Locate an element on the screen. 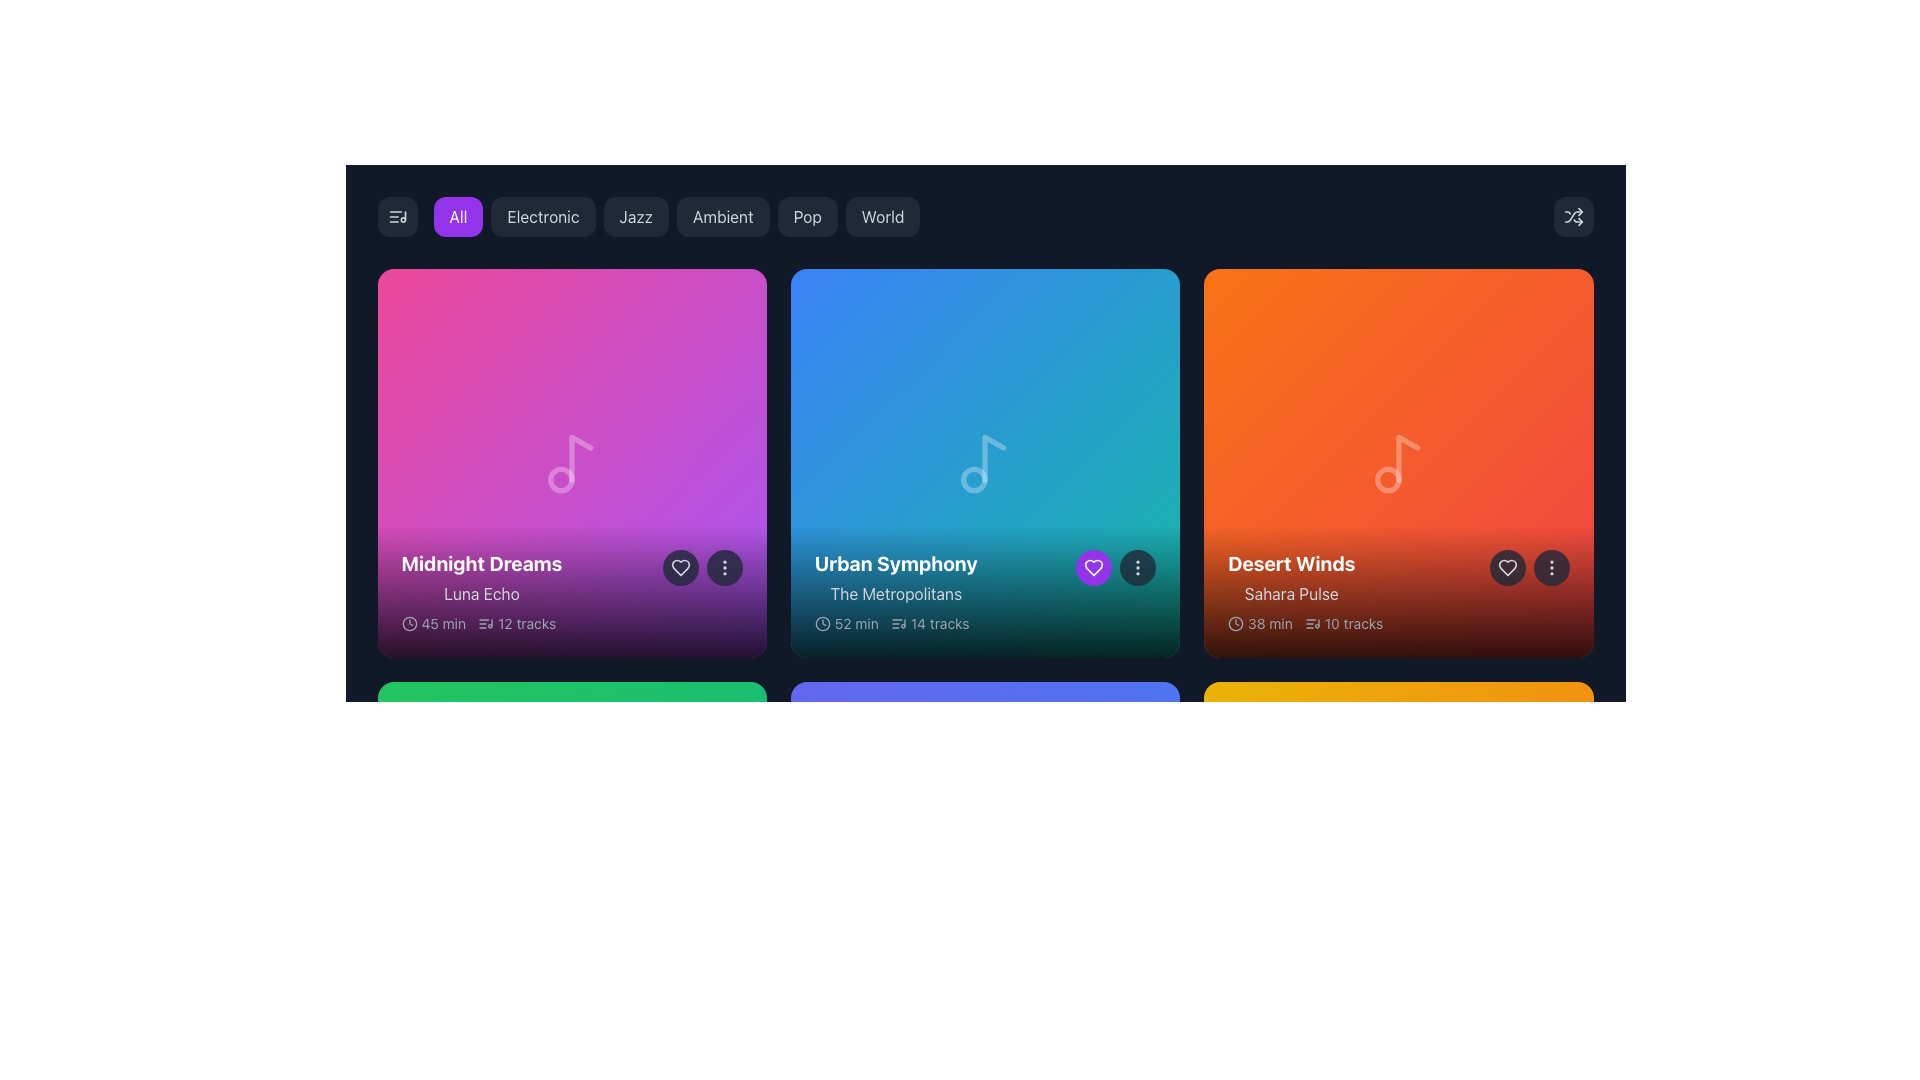 This screenshot has width=1920, height=1080. the non-interactive title text label that identifies a playlist or media collection, located at the top-center of the card above the secondary text 'The Metropolitans' is located at coordinates (895, 564).